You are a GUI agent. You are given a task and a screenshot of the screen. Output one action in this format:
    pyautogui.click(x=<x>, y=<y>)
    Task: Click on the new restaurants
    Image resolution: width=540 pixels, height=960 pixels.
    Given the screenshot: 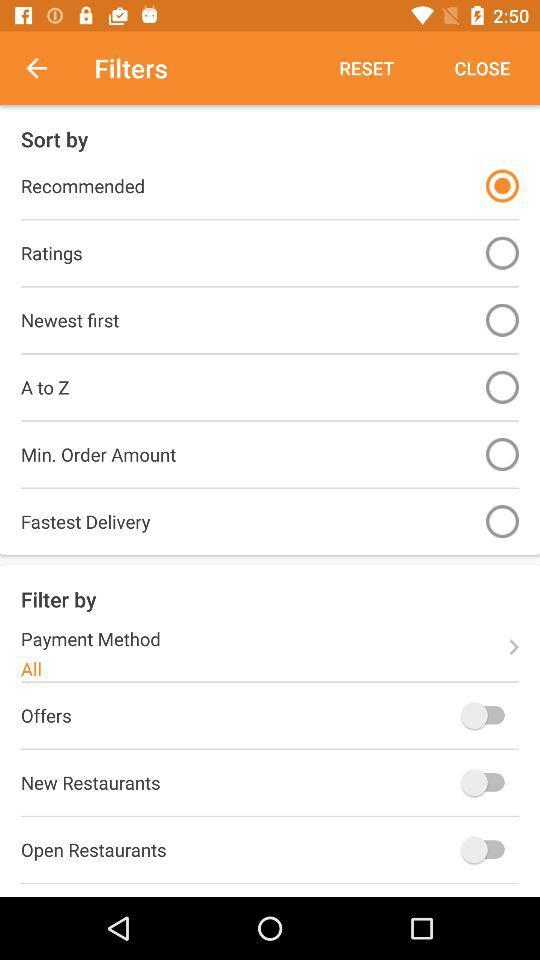 What is the action you would take?
    pyautogui.click(x=486, y=782)
    